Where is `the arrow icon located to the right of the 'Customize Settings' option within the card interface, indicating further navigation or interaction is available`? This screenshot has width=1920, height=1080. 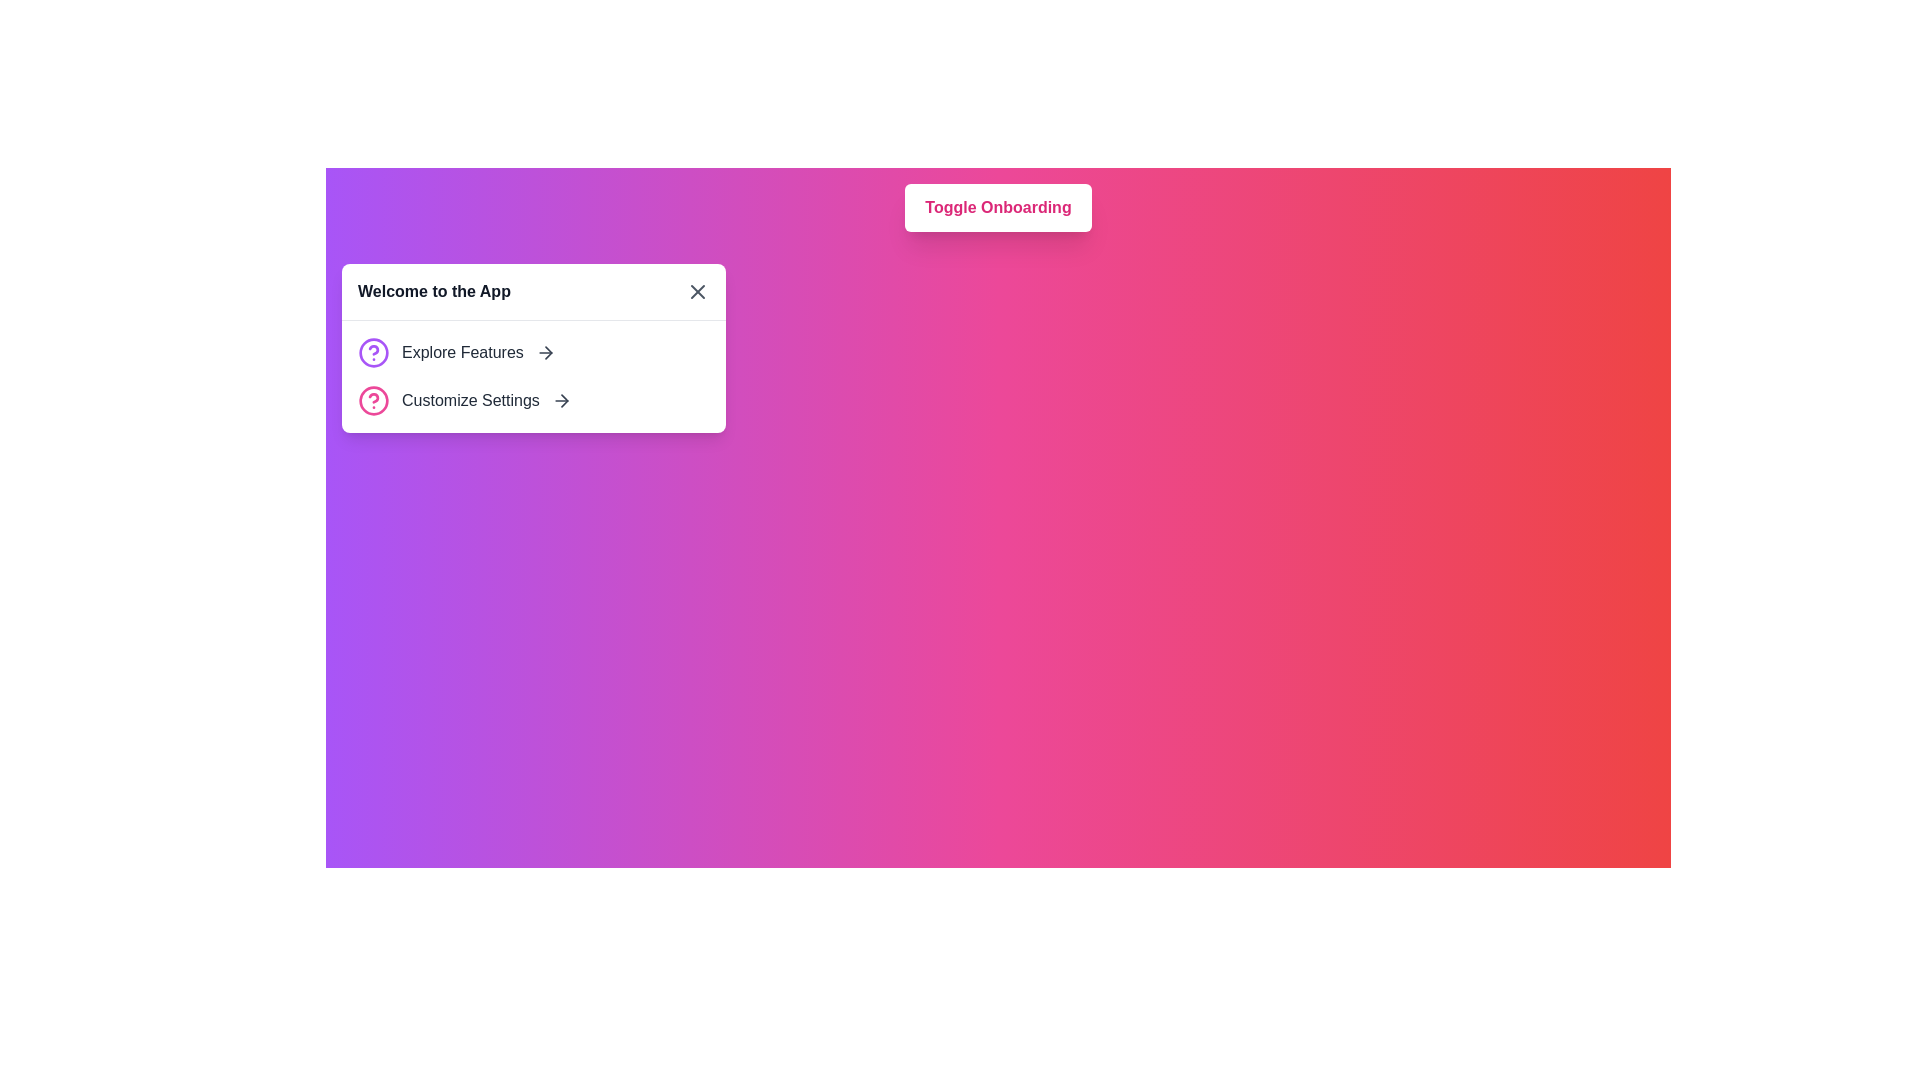
the arrow icon located to the right of the 'Customize Settings' option within the card interface, indicating further navigation or interaction is available is located at coordinates (560, 401).